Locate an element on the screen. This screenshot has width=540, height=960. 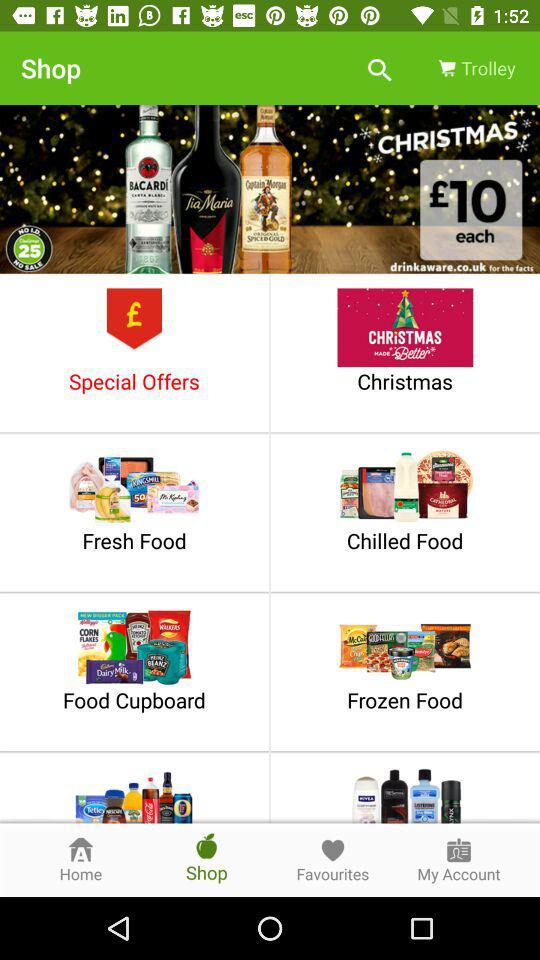
icon next to shop item is located at coordinates (379, 68).